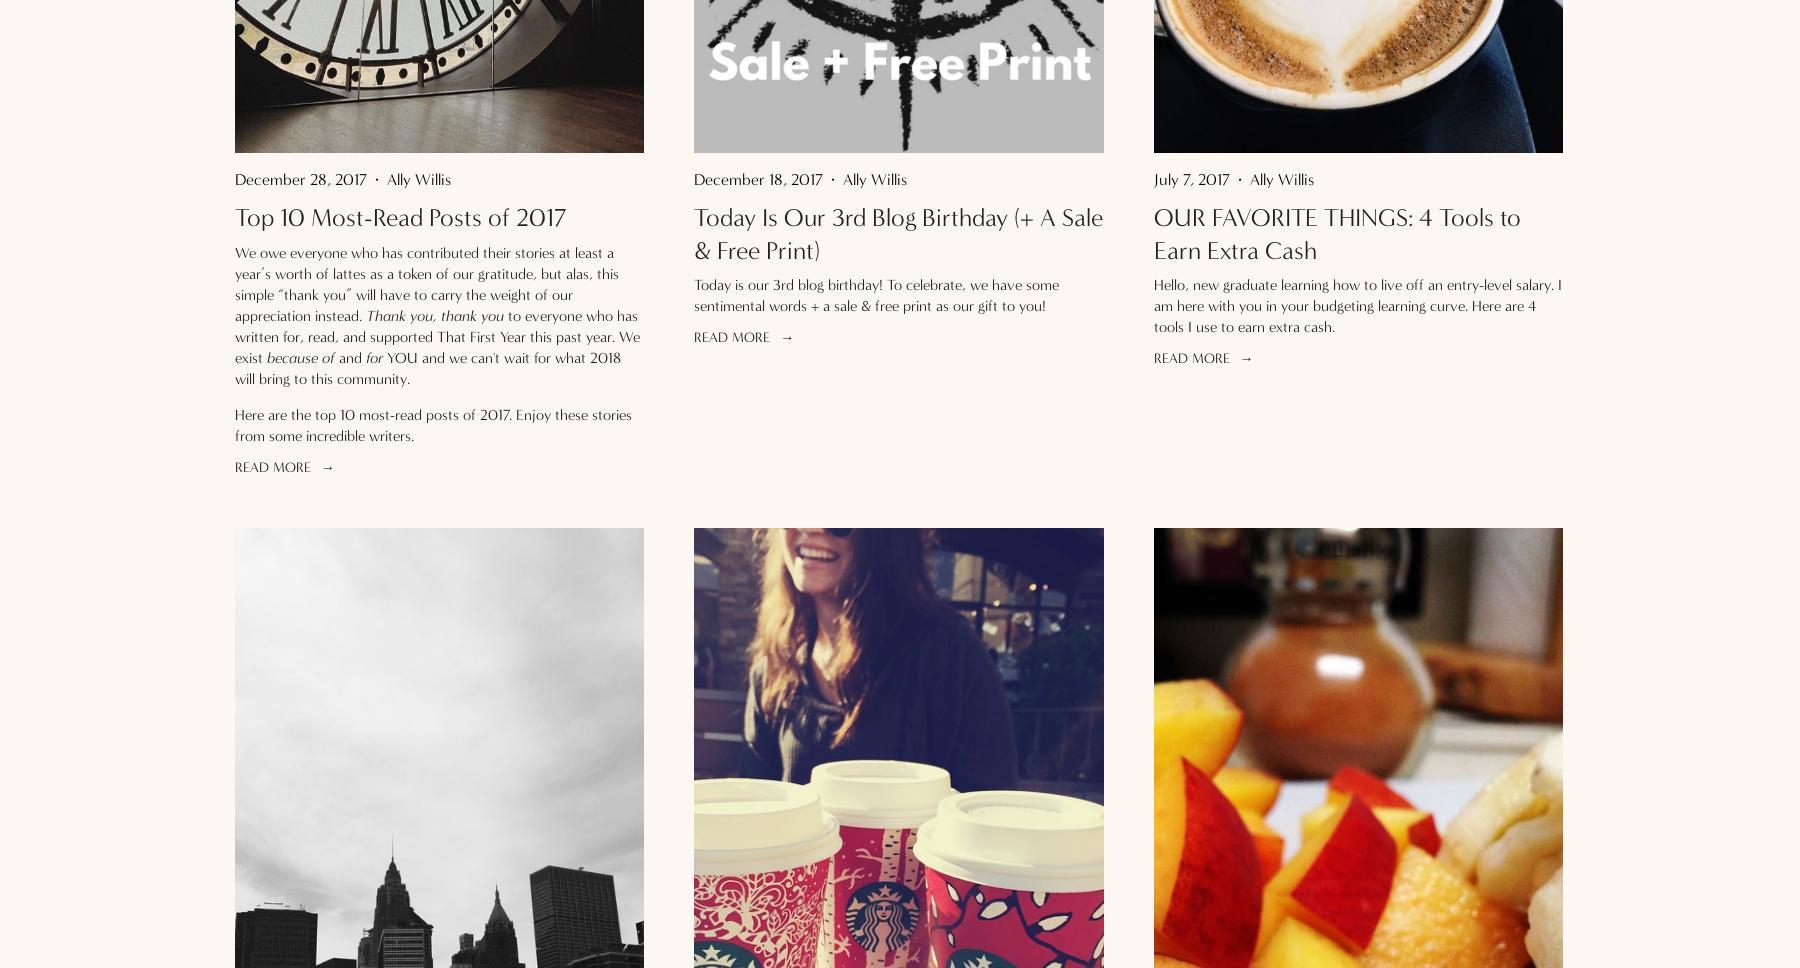 Image resolution: width=1800 pixels, height=968 pixels. Describe the element at coordinates (374, 356) in the screenshot. I see `'for'` at that location.